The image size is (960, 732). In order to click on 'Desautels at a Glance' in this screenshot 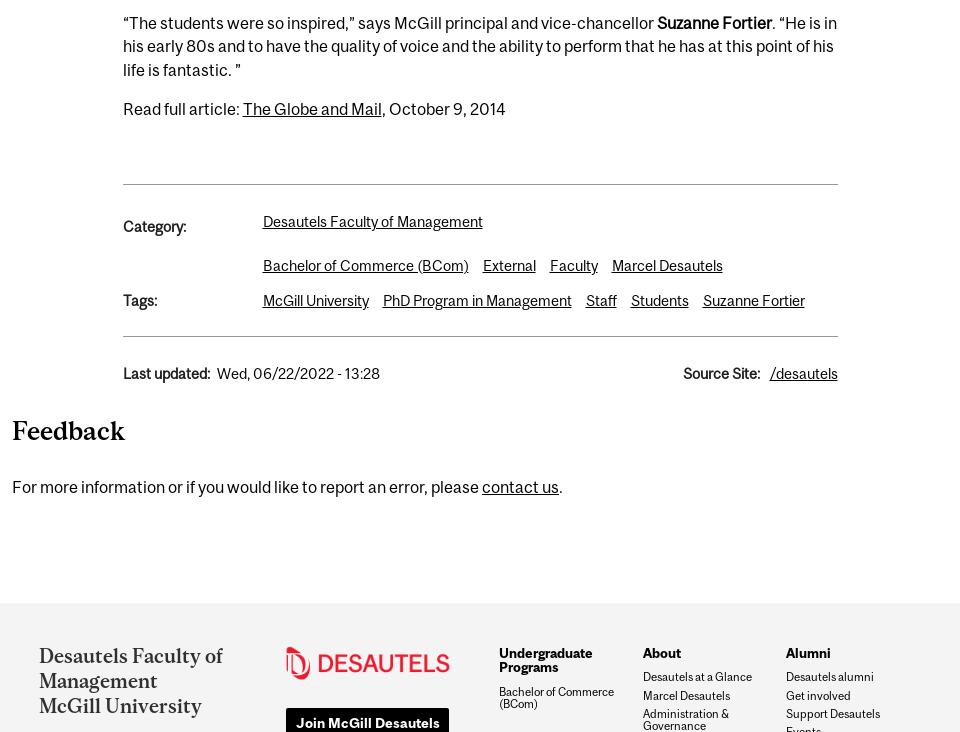, I will do `click(696, 676)`.